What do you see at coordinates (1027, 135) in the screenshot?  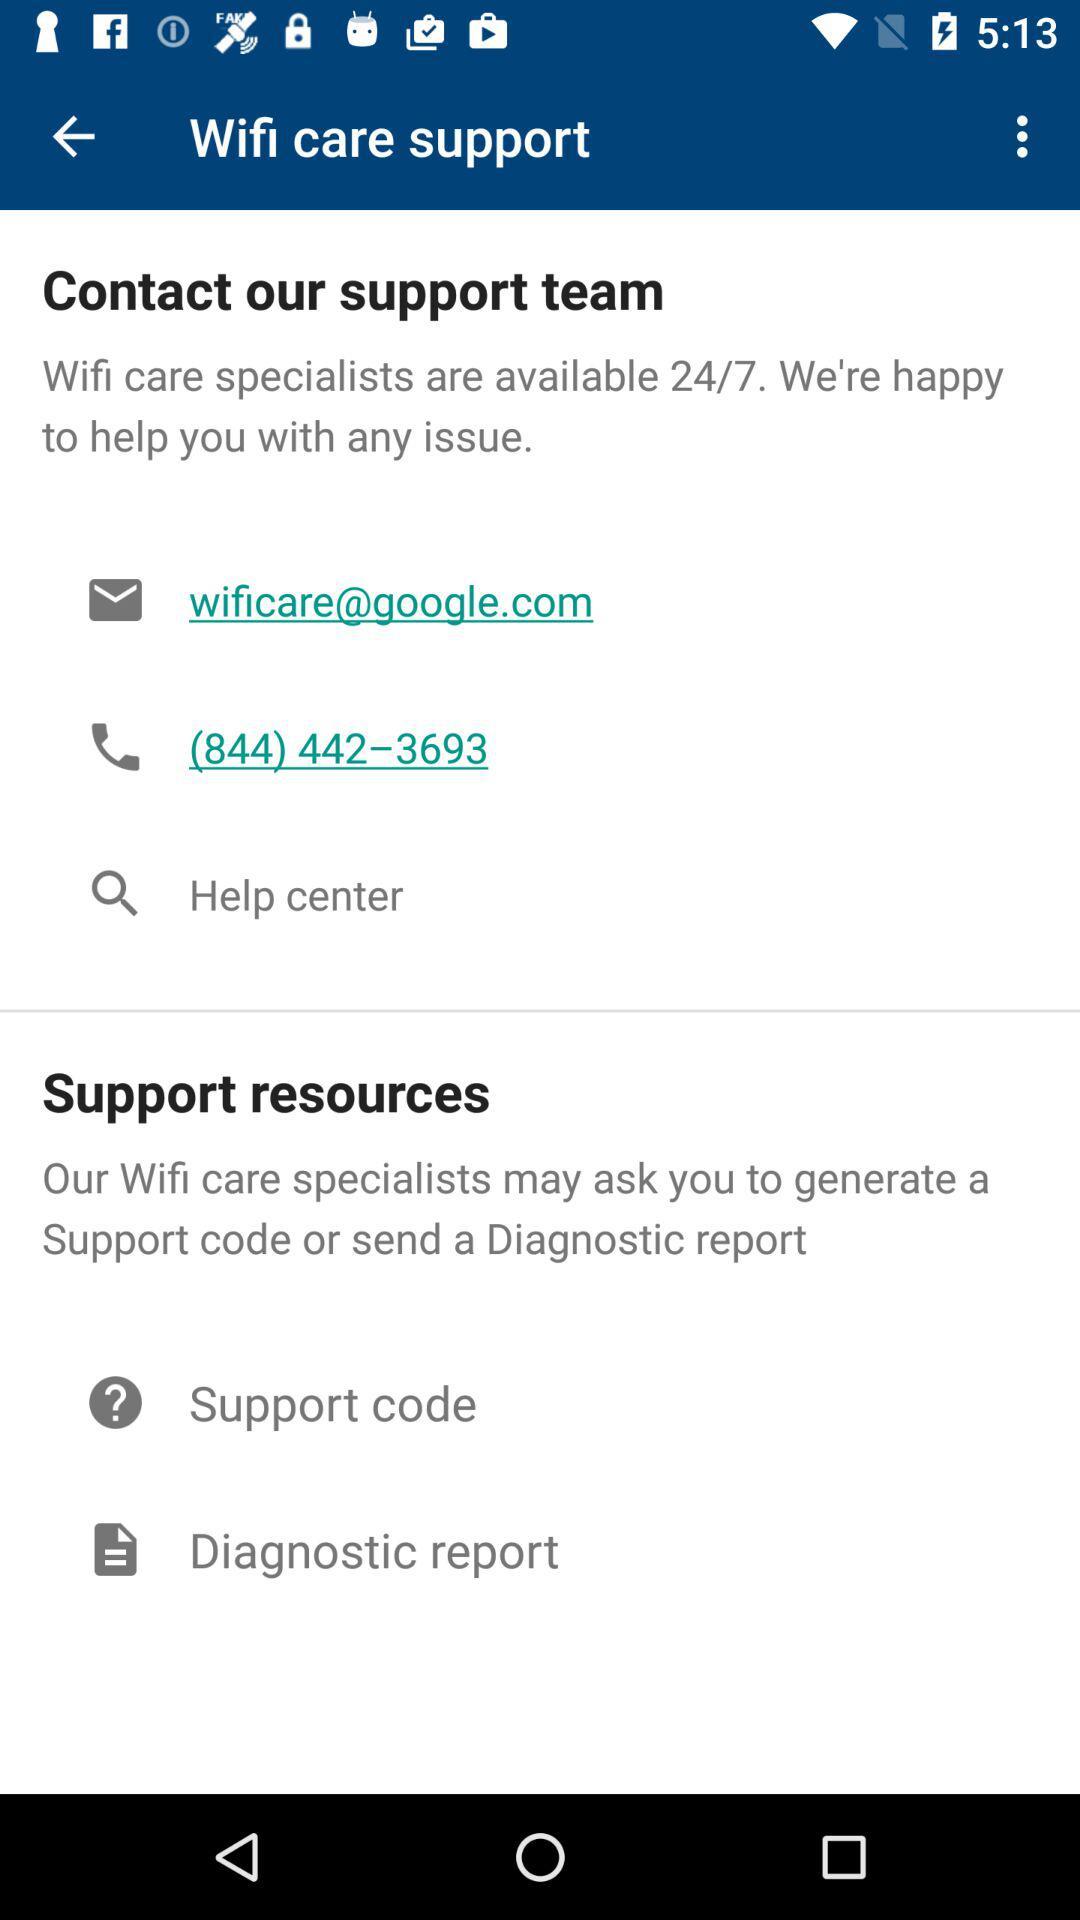 I see `the item above the wifi care specialists icon` at bounding box center [1027, 135].